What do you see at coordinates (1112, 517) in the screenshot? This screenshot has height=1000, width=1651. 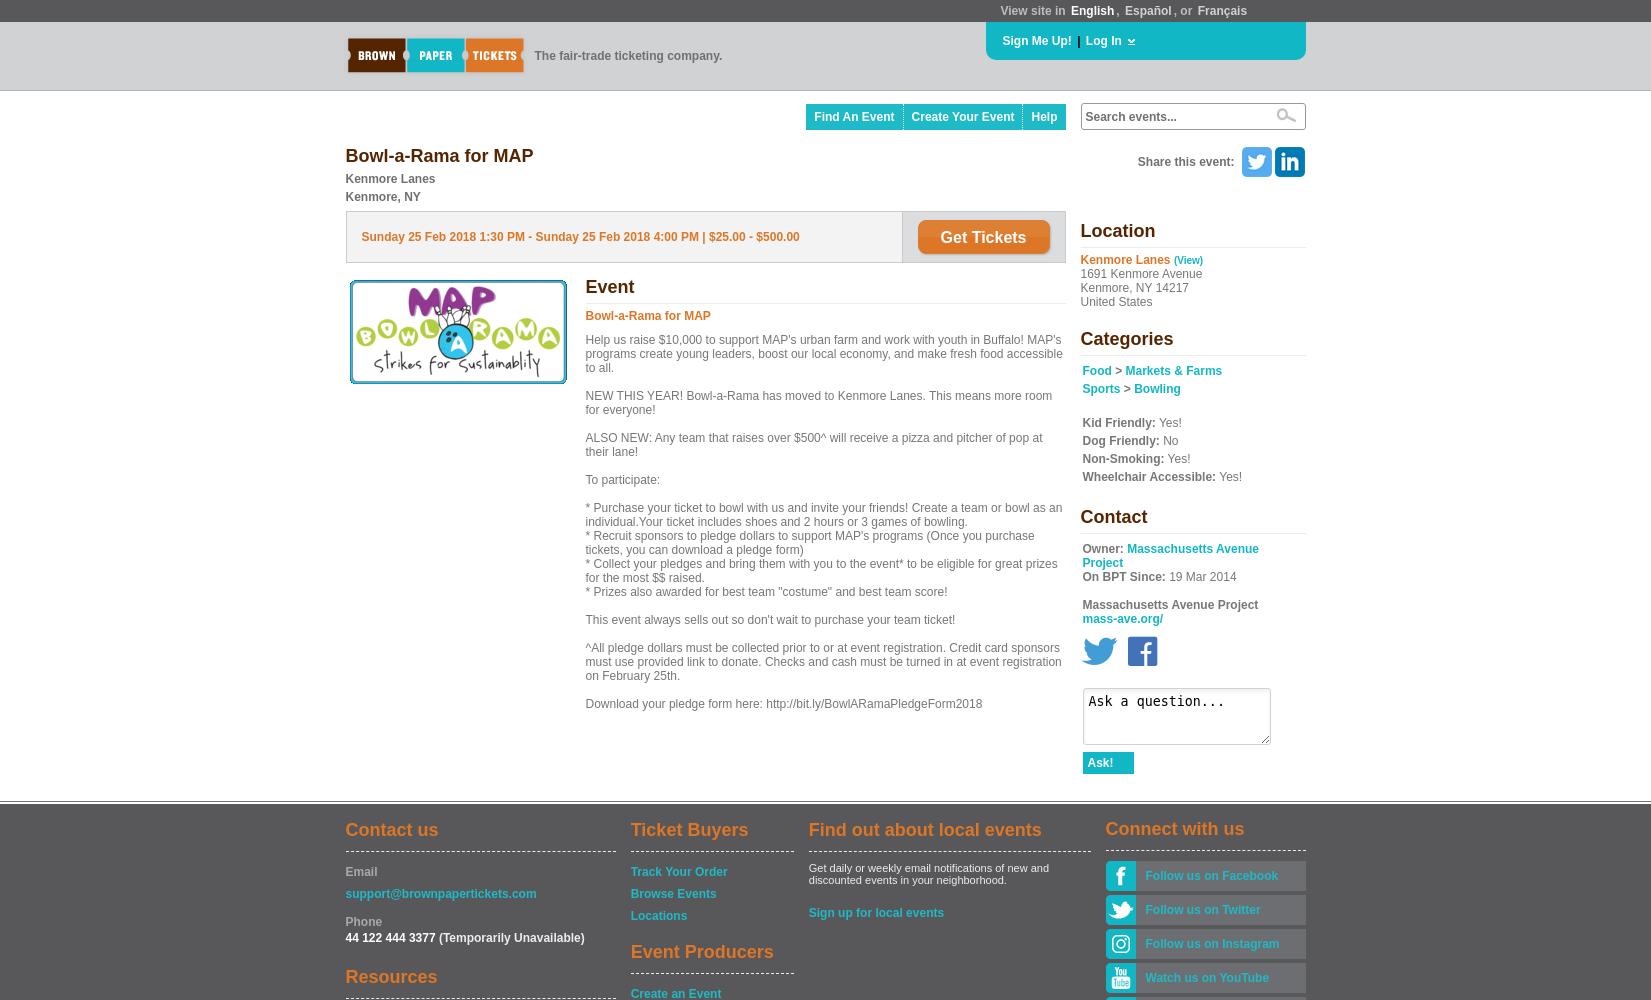 I see `'Contact'` at bounding box center [1112, 517].